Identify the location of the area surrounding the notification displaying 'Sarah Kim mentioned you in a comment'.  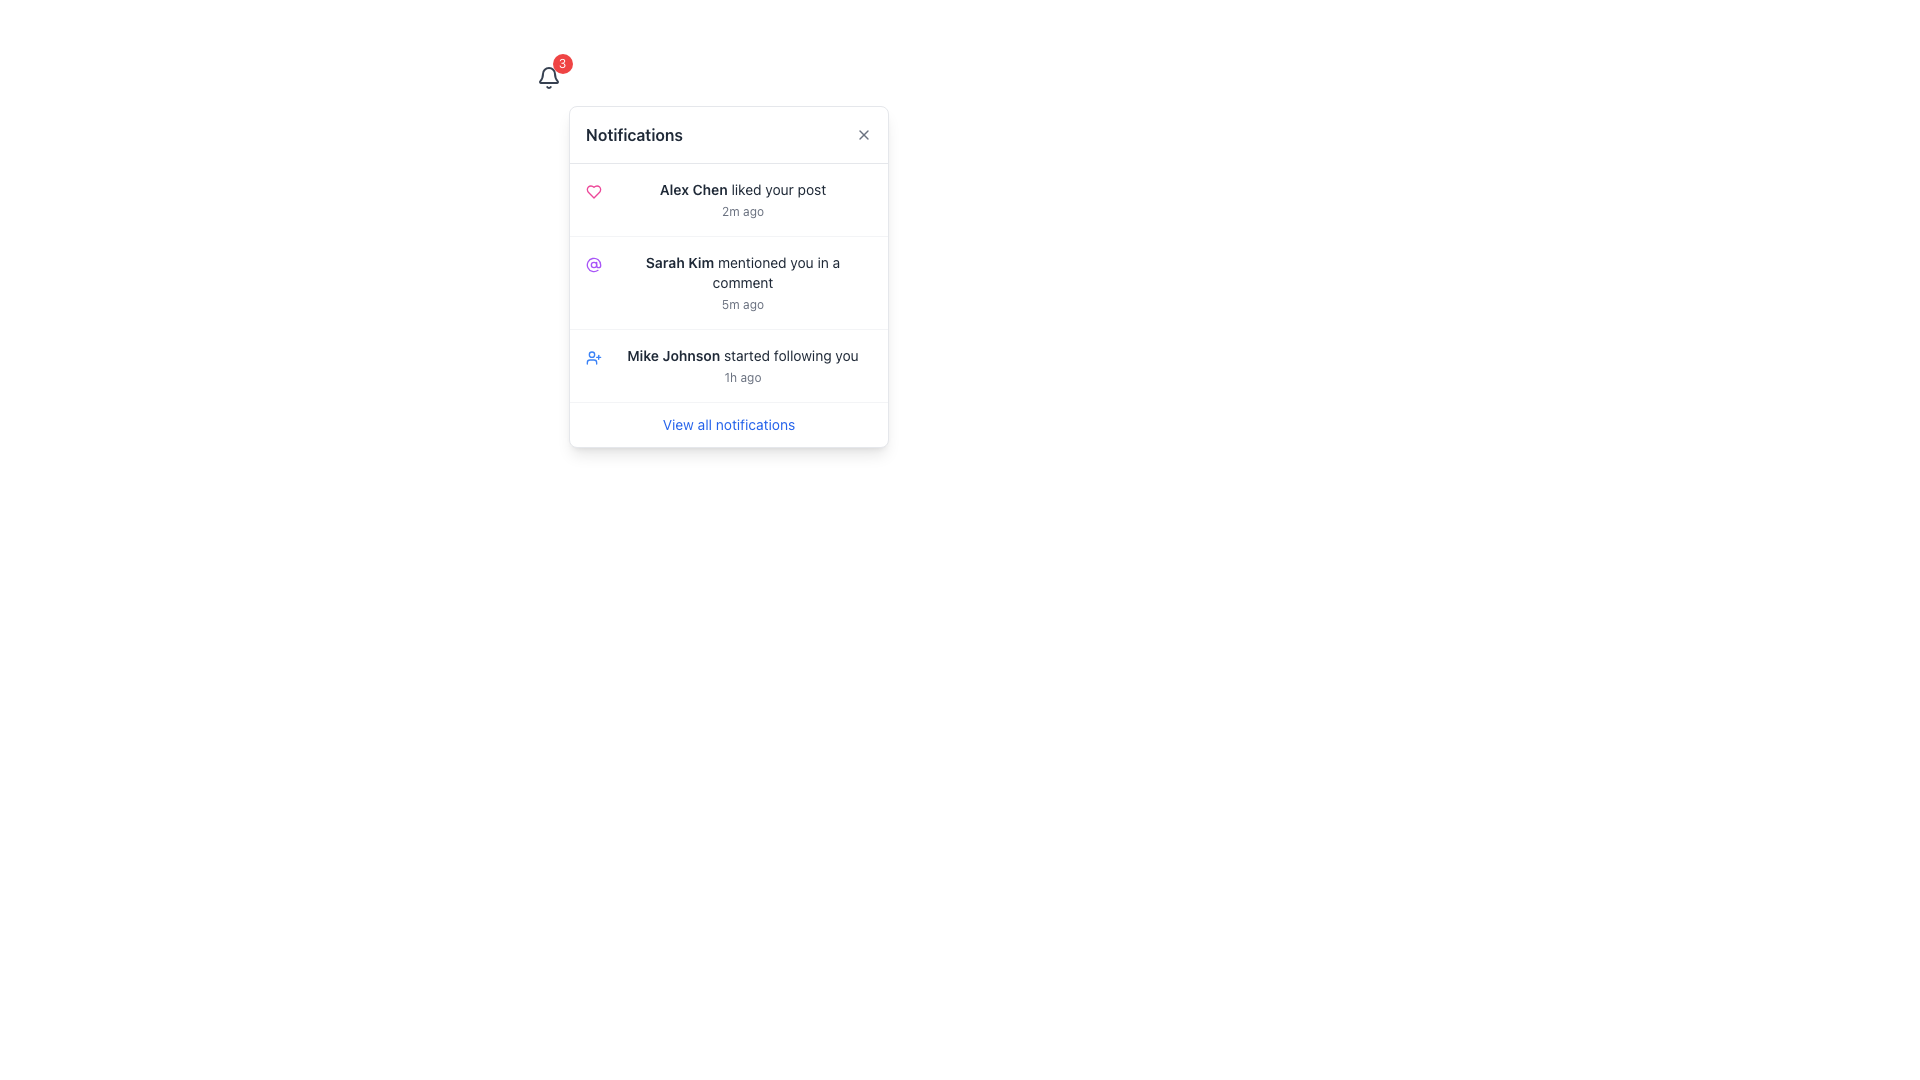
(742, 273).